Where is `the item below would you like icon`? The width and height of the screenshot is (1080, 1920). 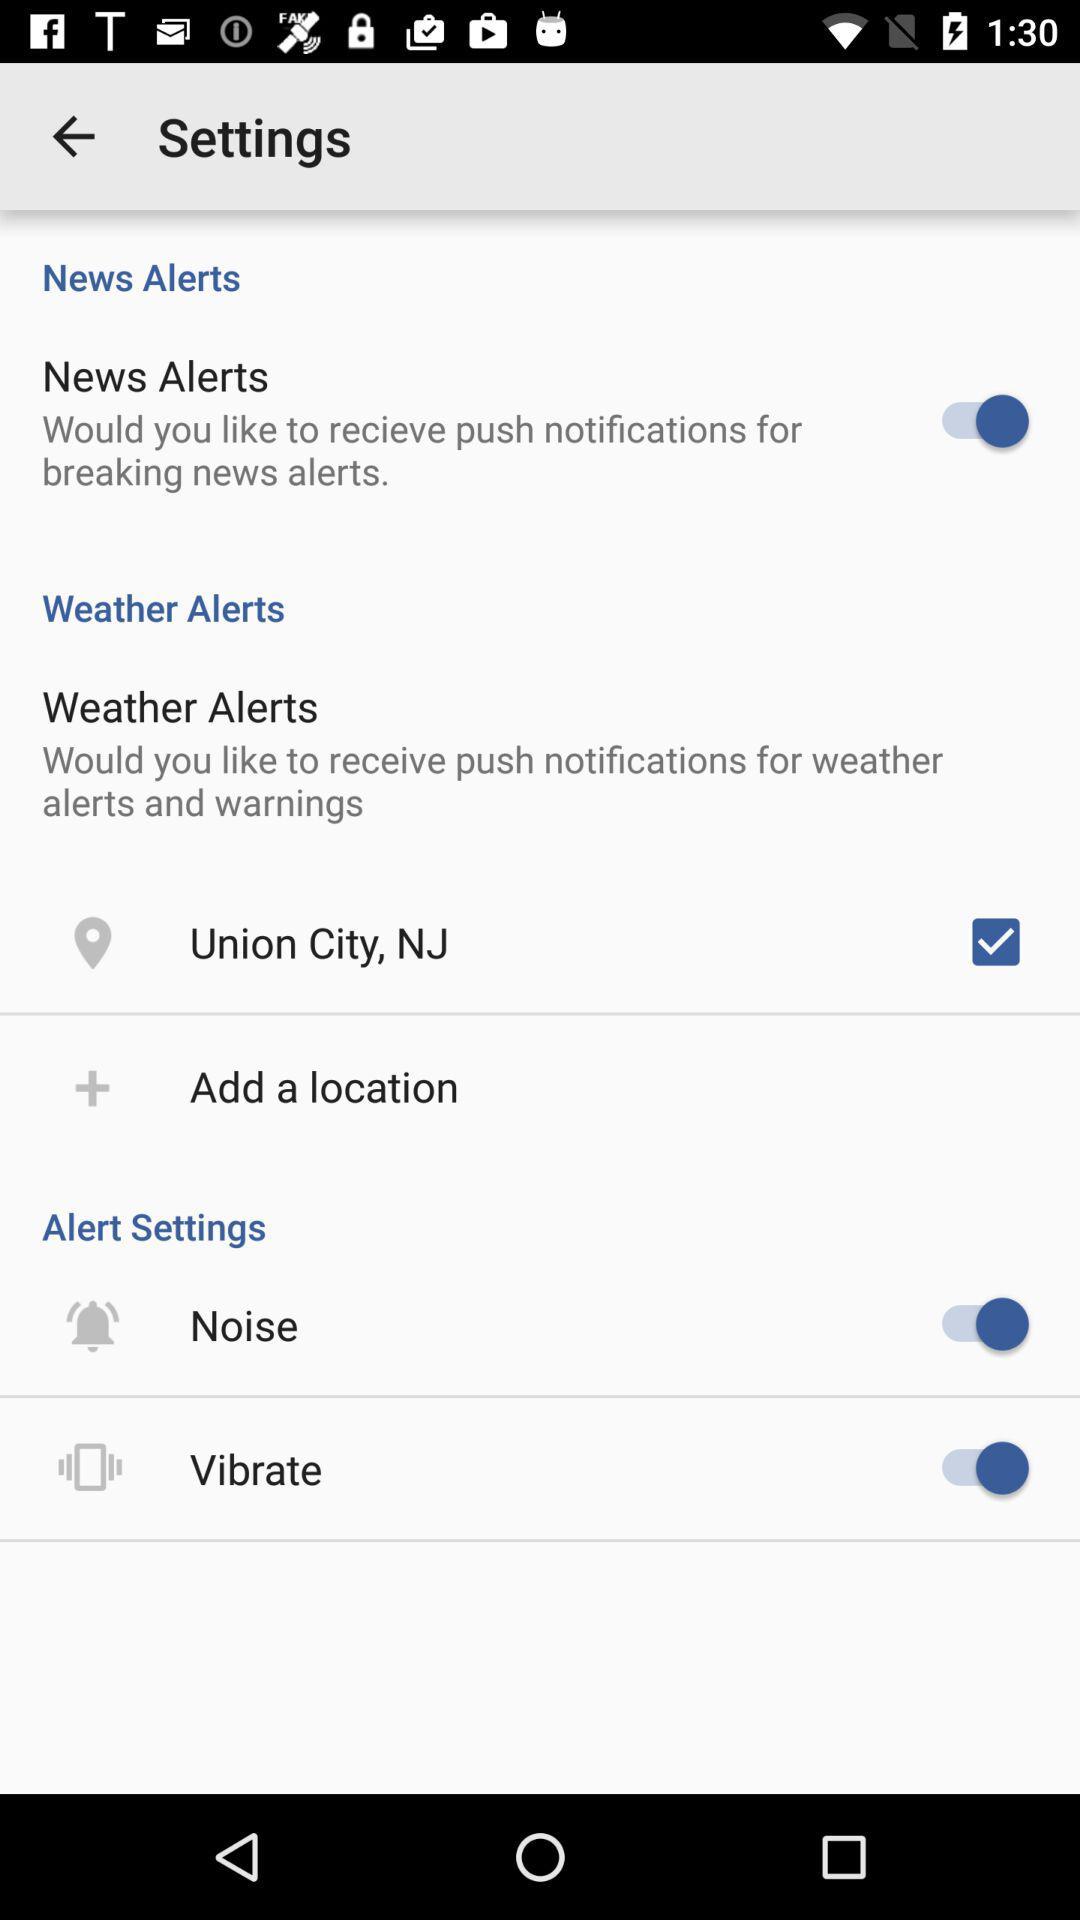
the item below would you like icon is located at coordinates (318, 940).